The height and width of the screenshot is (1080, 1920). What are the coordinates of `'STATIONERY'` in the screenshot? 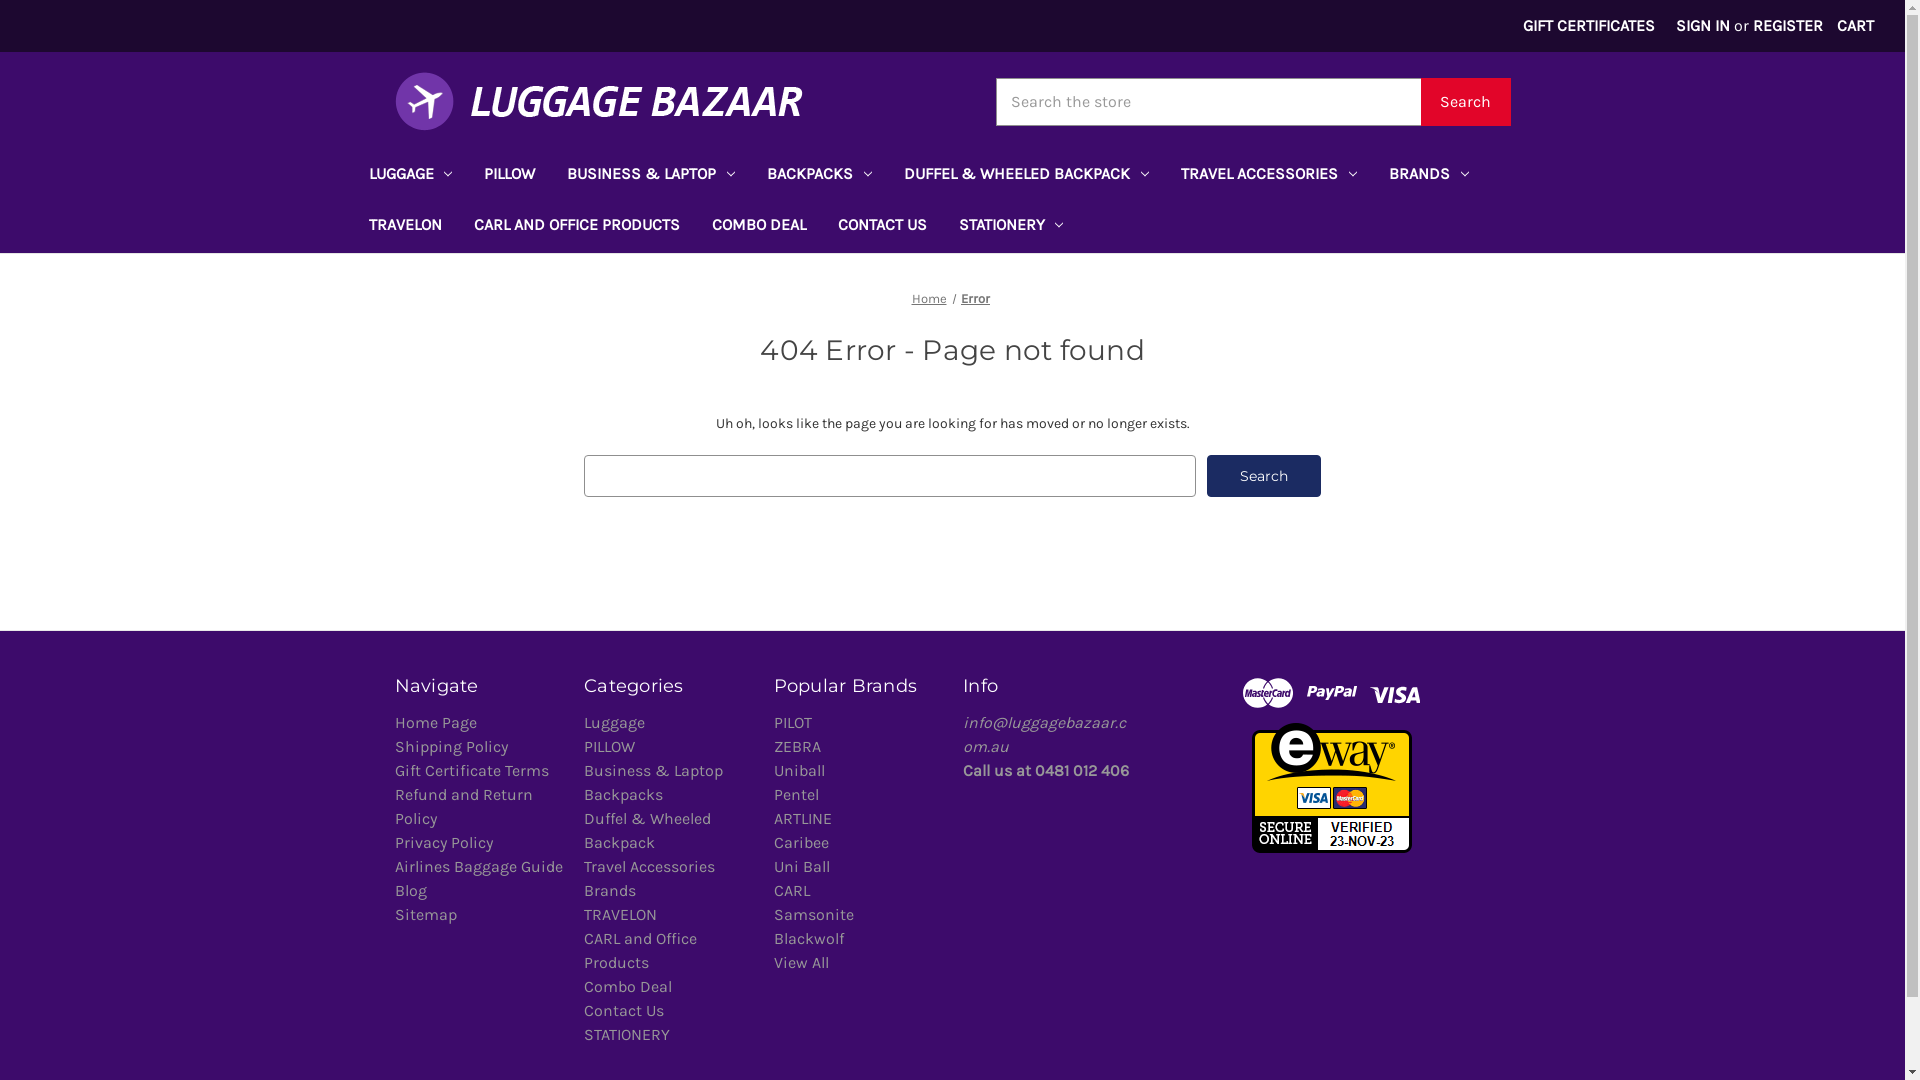 It's located at (1010, 226).